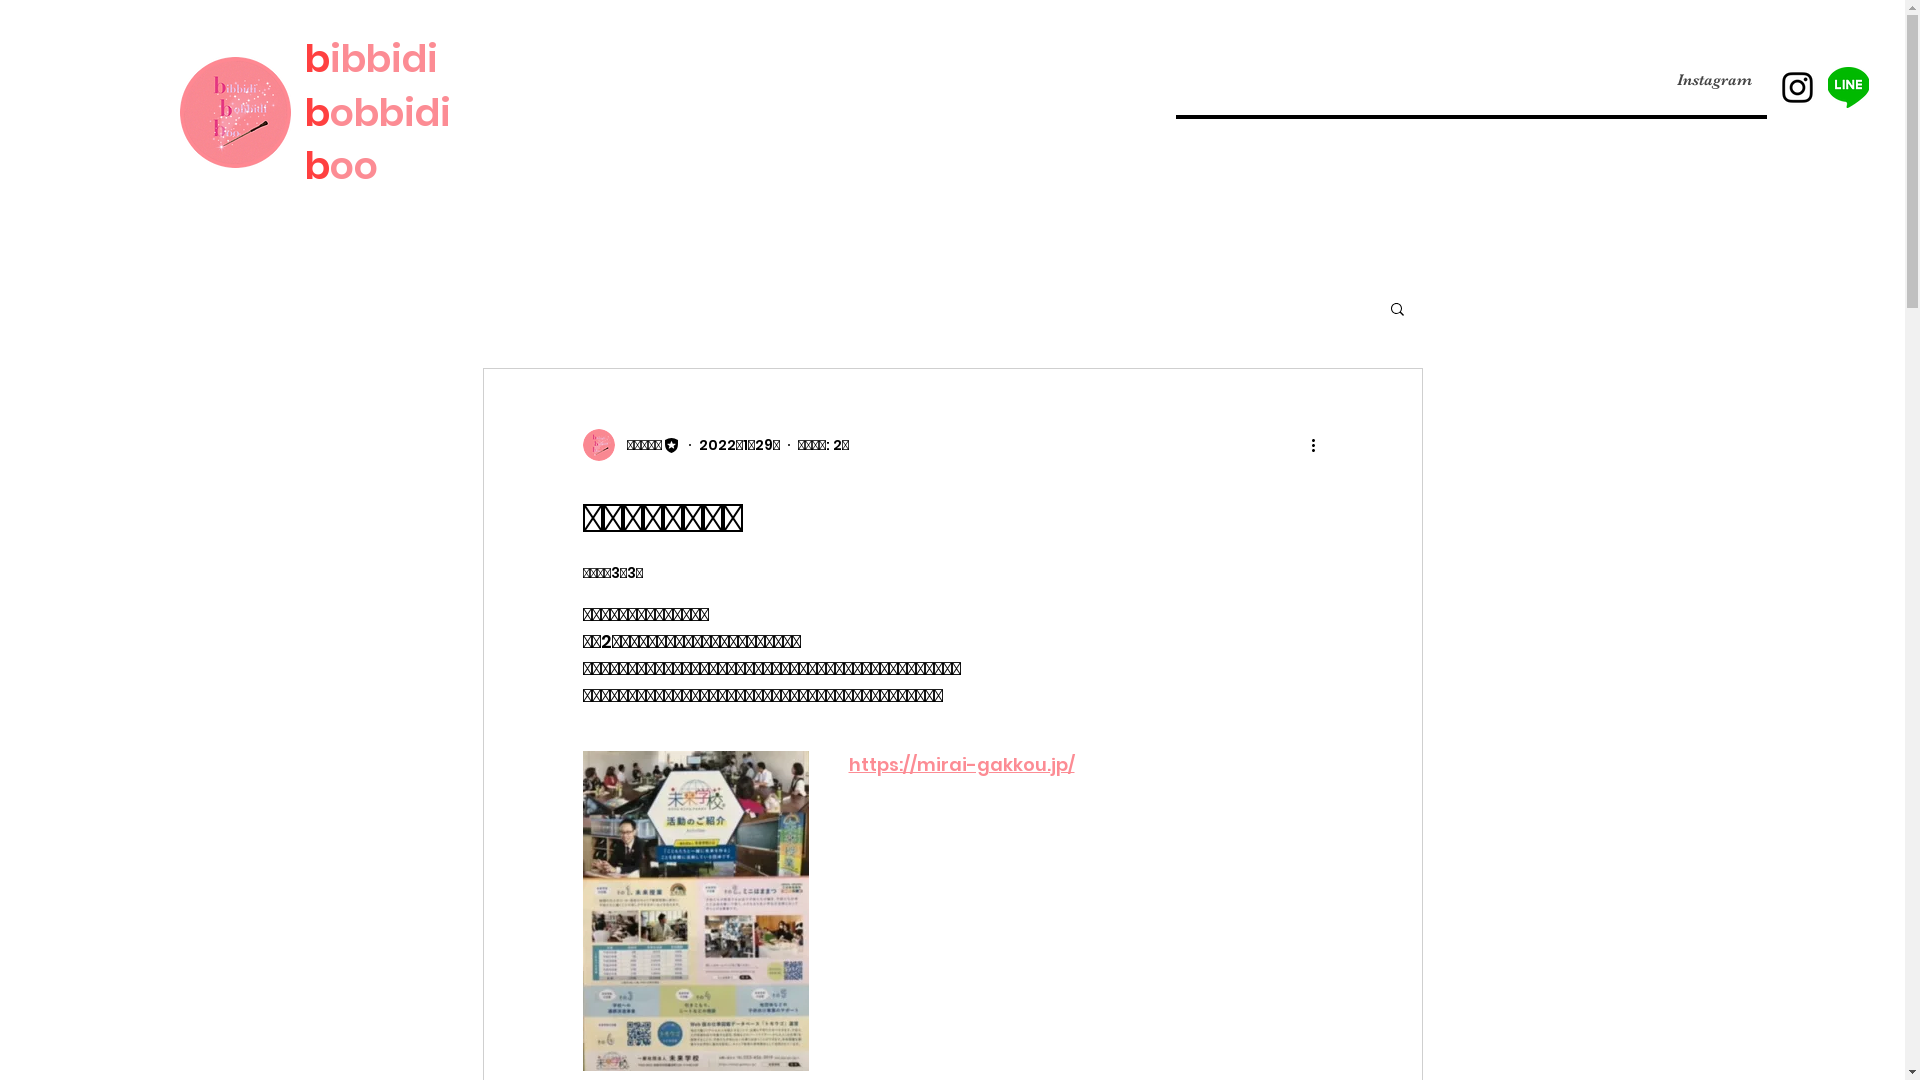  What do you see at coordinates (960, 764) in the screenshot?
I see `'https://mirai-gakkou.jp/'` at bounding box center [960, 764].